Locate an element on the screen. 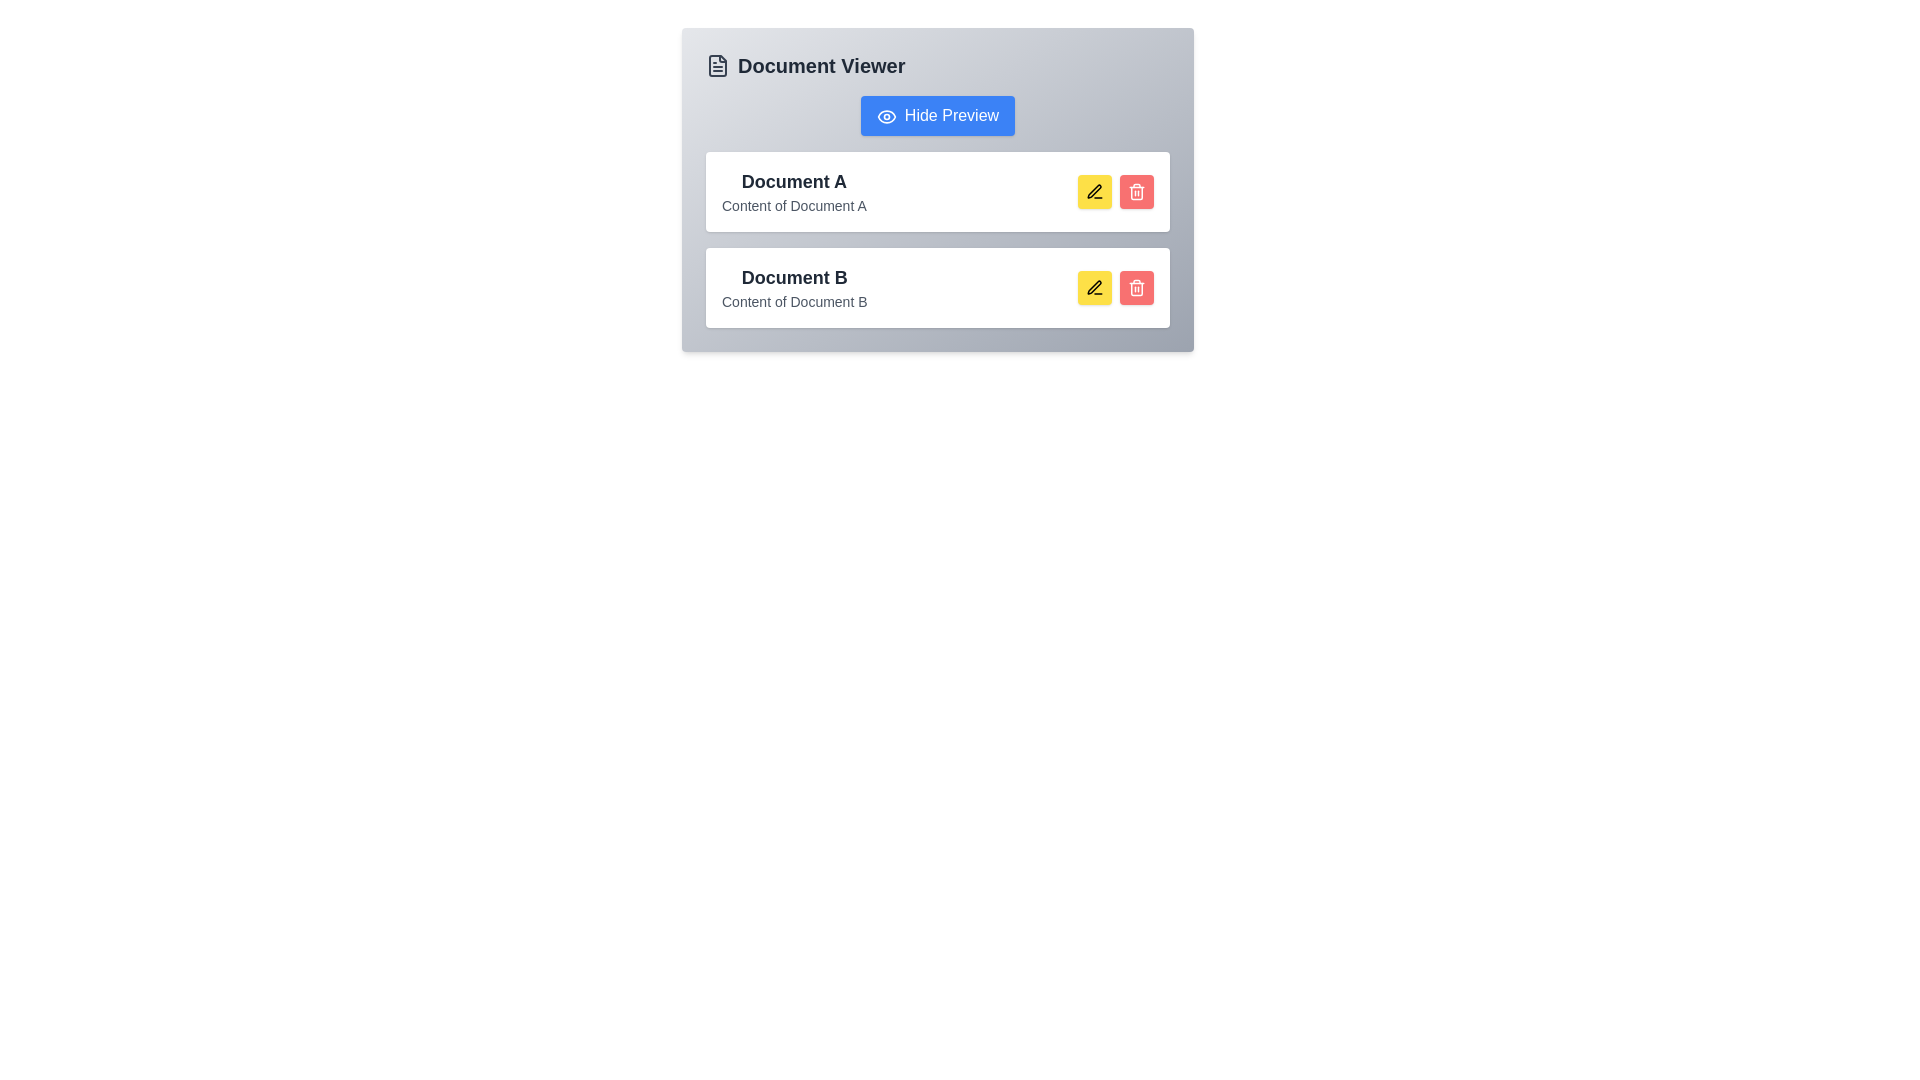 This screenshot has height=1080, width=1920. the header Text label that serves as the title for the document viewer interface, located centrally and horizontally aligned with an icon on its left is located at coordinates (821, 64).